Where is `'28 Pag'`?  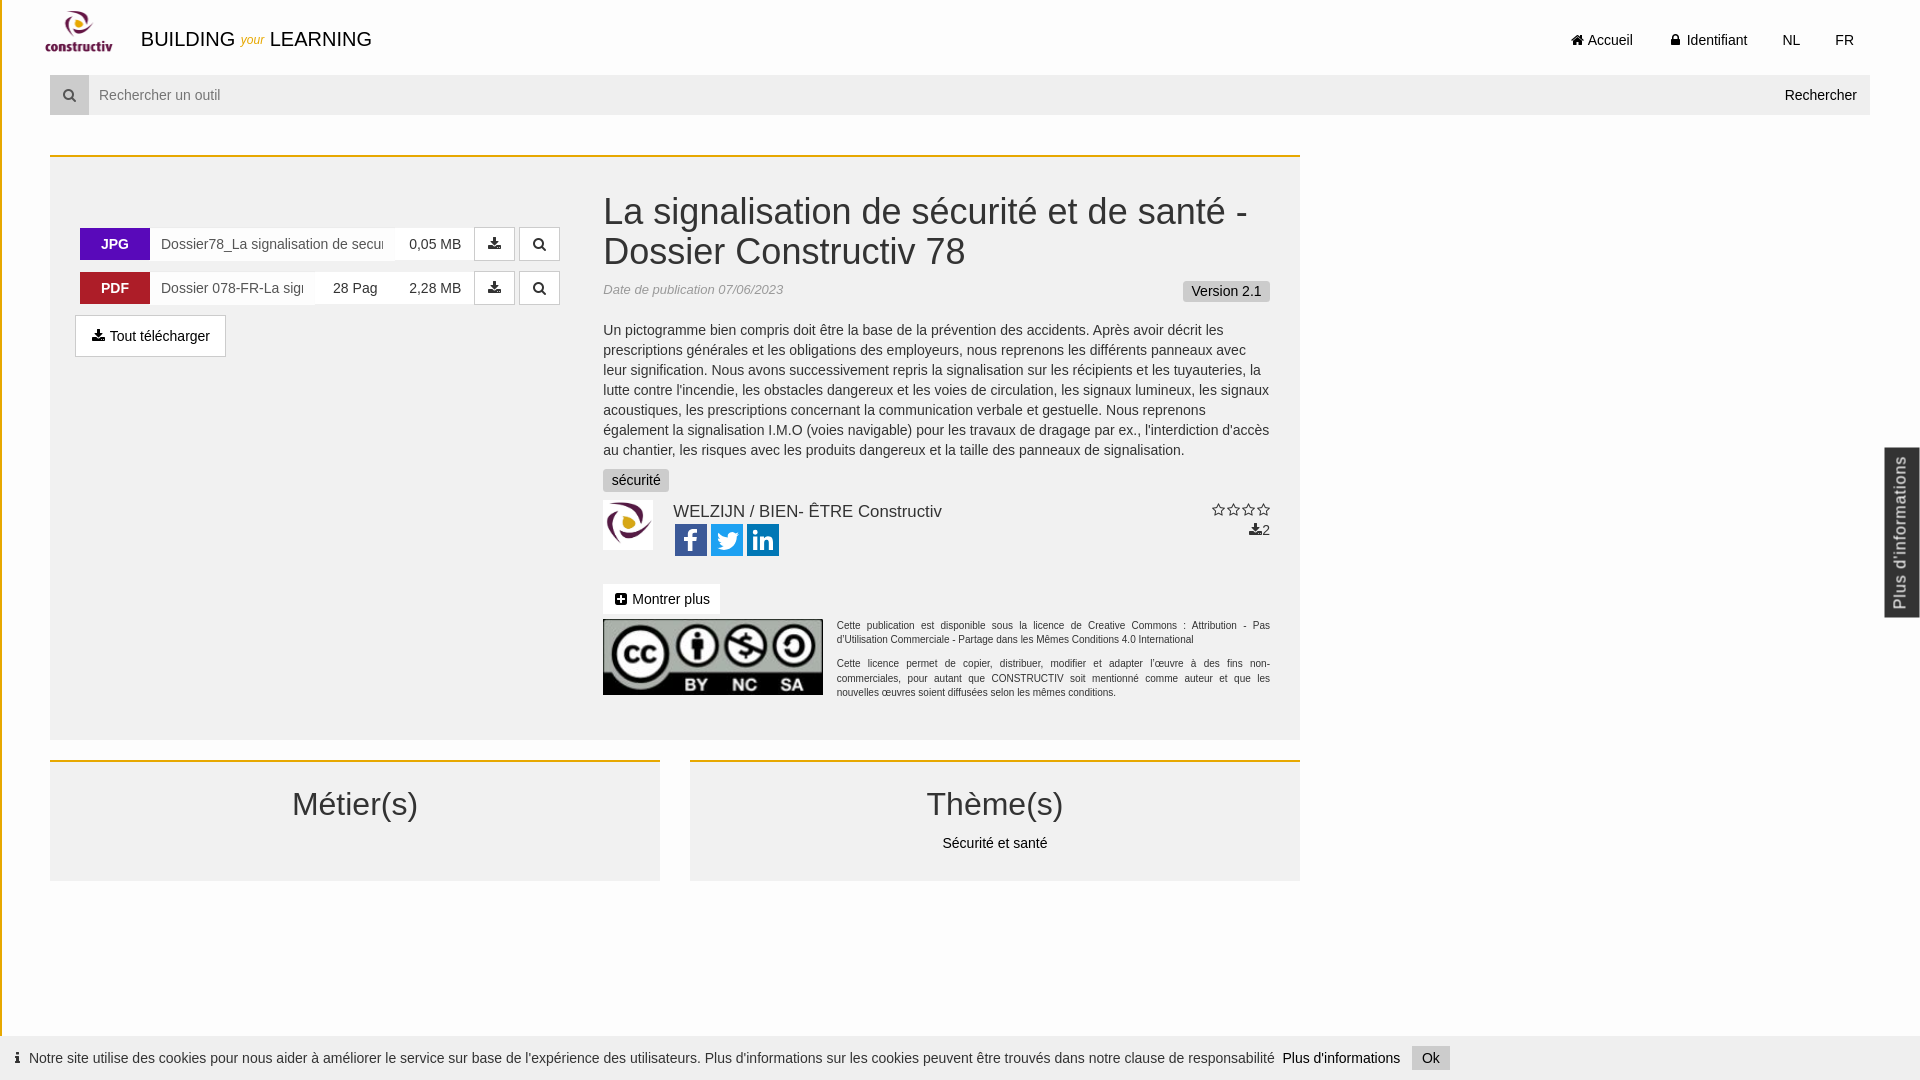
'28 Pag' is located at coordinates (355, 288).